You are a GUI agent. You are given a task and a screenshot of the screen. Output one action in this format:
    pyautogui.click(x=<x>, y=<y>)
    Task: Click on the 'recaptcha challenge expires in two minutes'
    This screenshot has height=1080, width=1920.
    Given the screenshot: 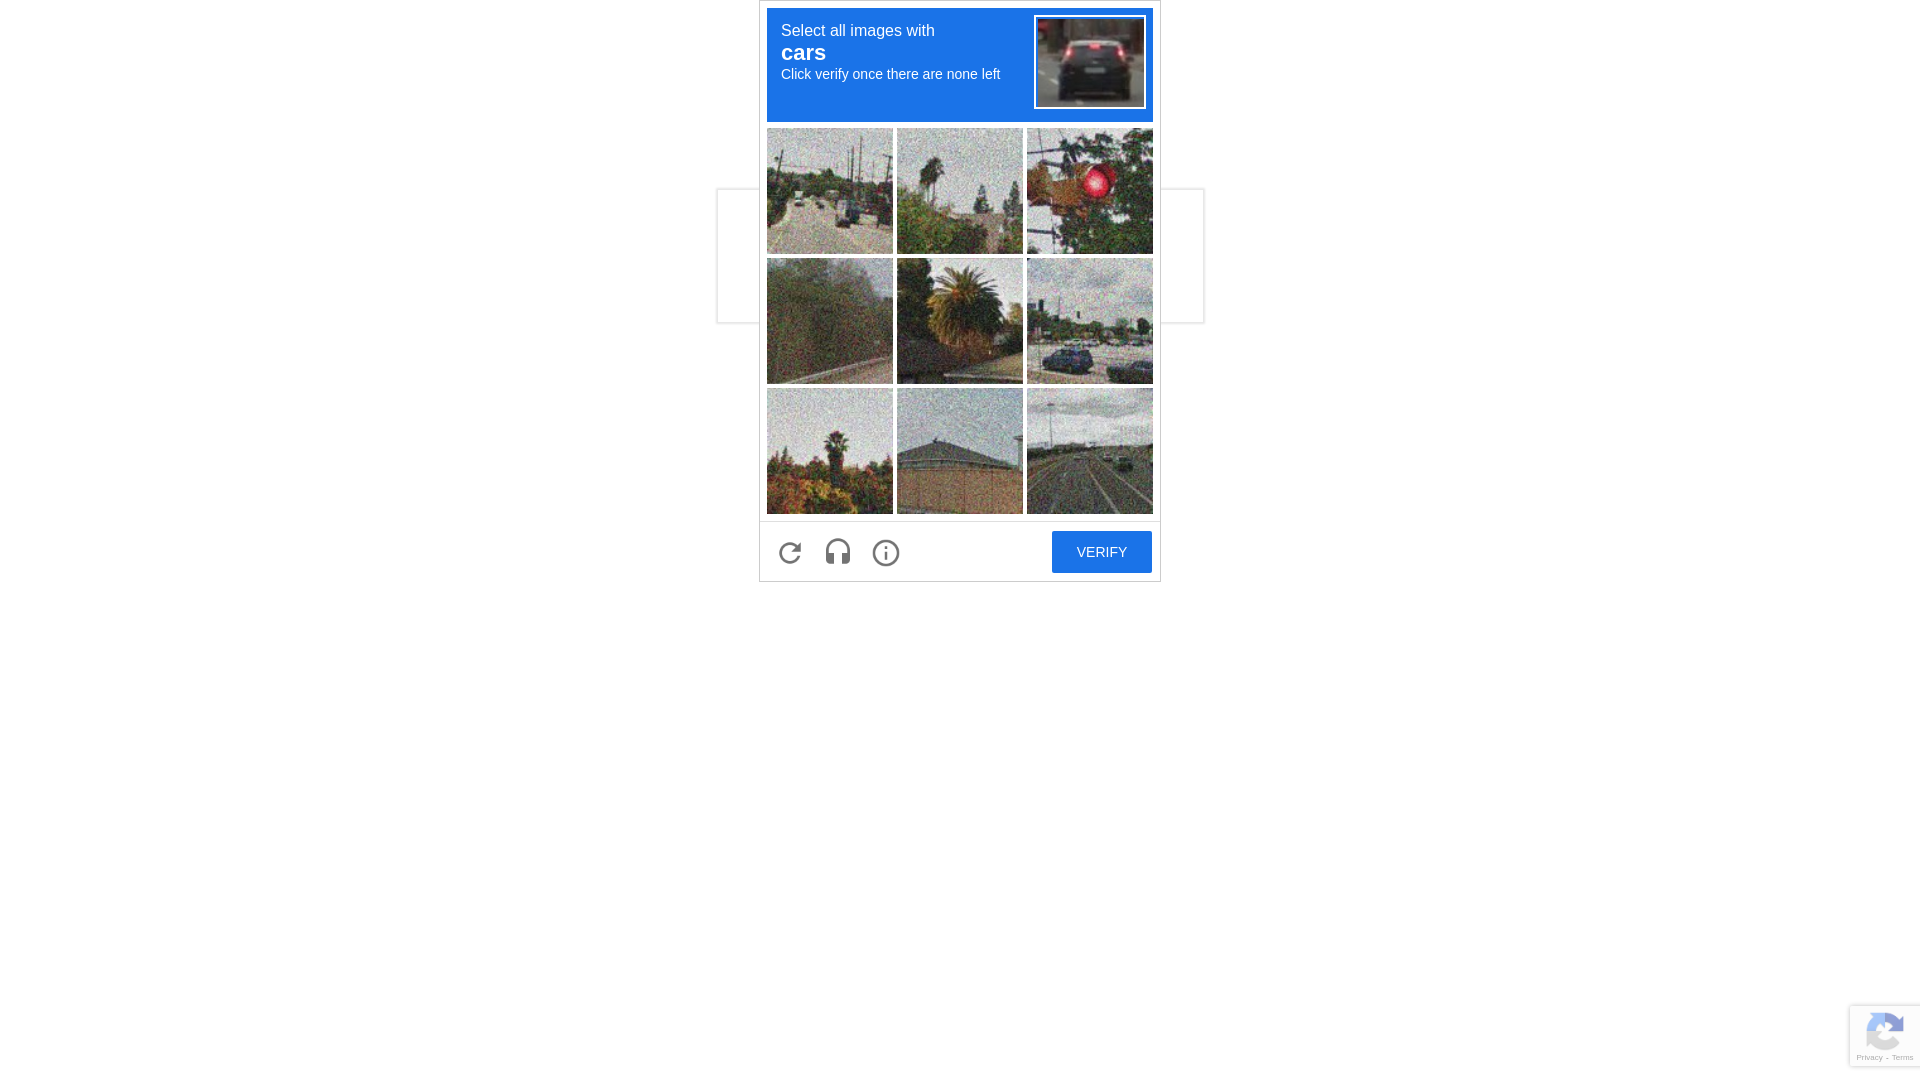 What is the action you would take?
    pyautogui.click(x=960, y=290)
    